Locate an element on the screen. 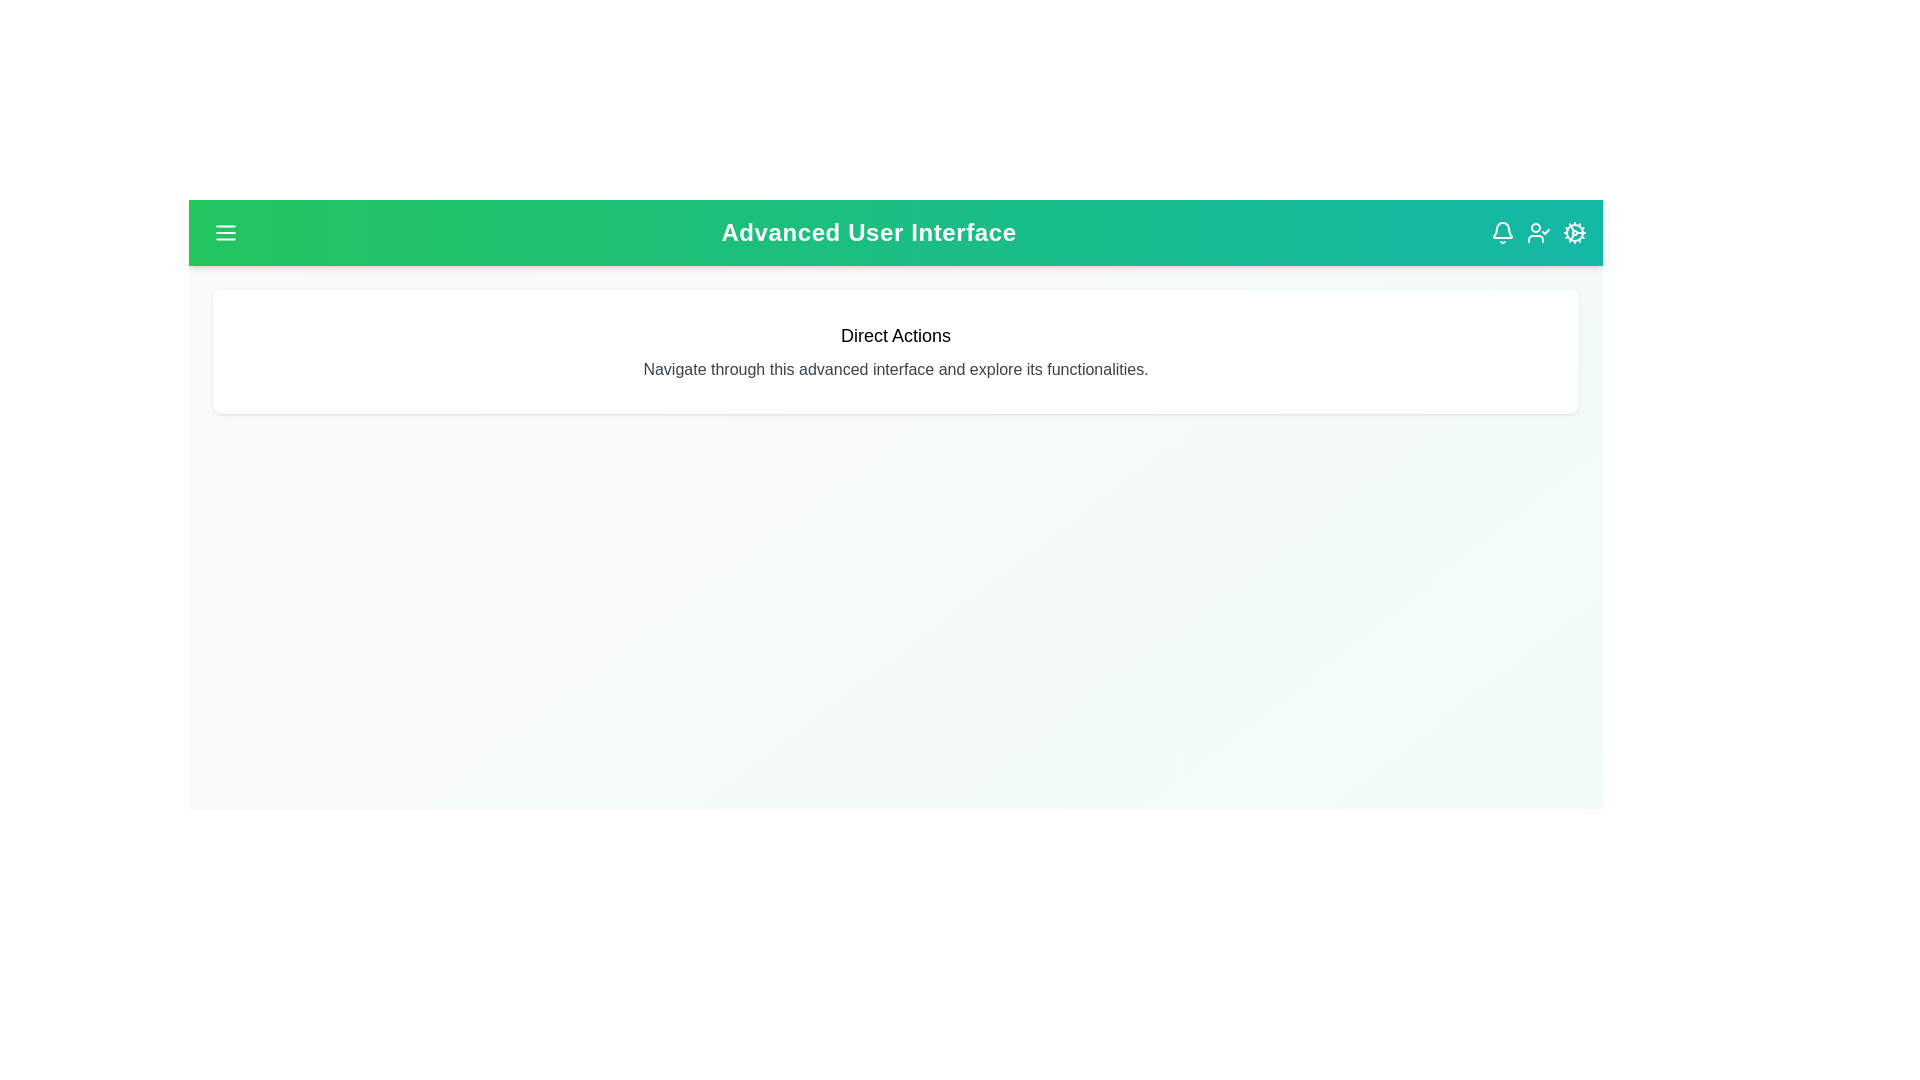  the header text 'Advanced User Interface' is located at coordinates (868, 231).